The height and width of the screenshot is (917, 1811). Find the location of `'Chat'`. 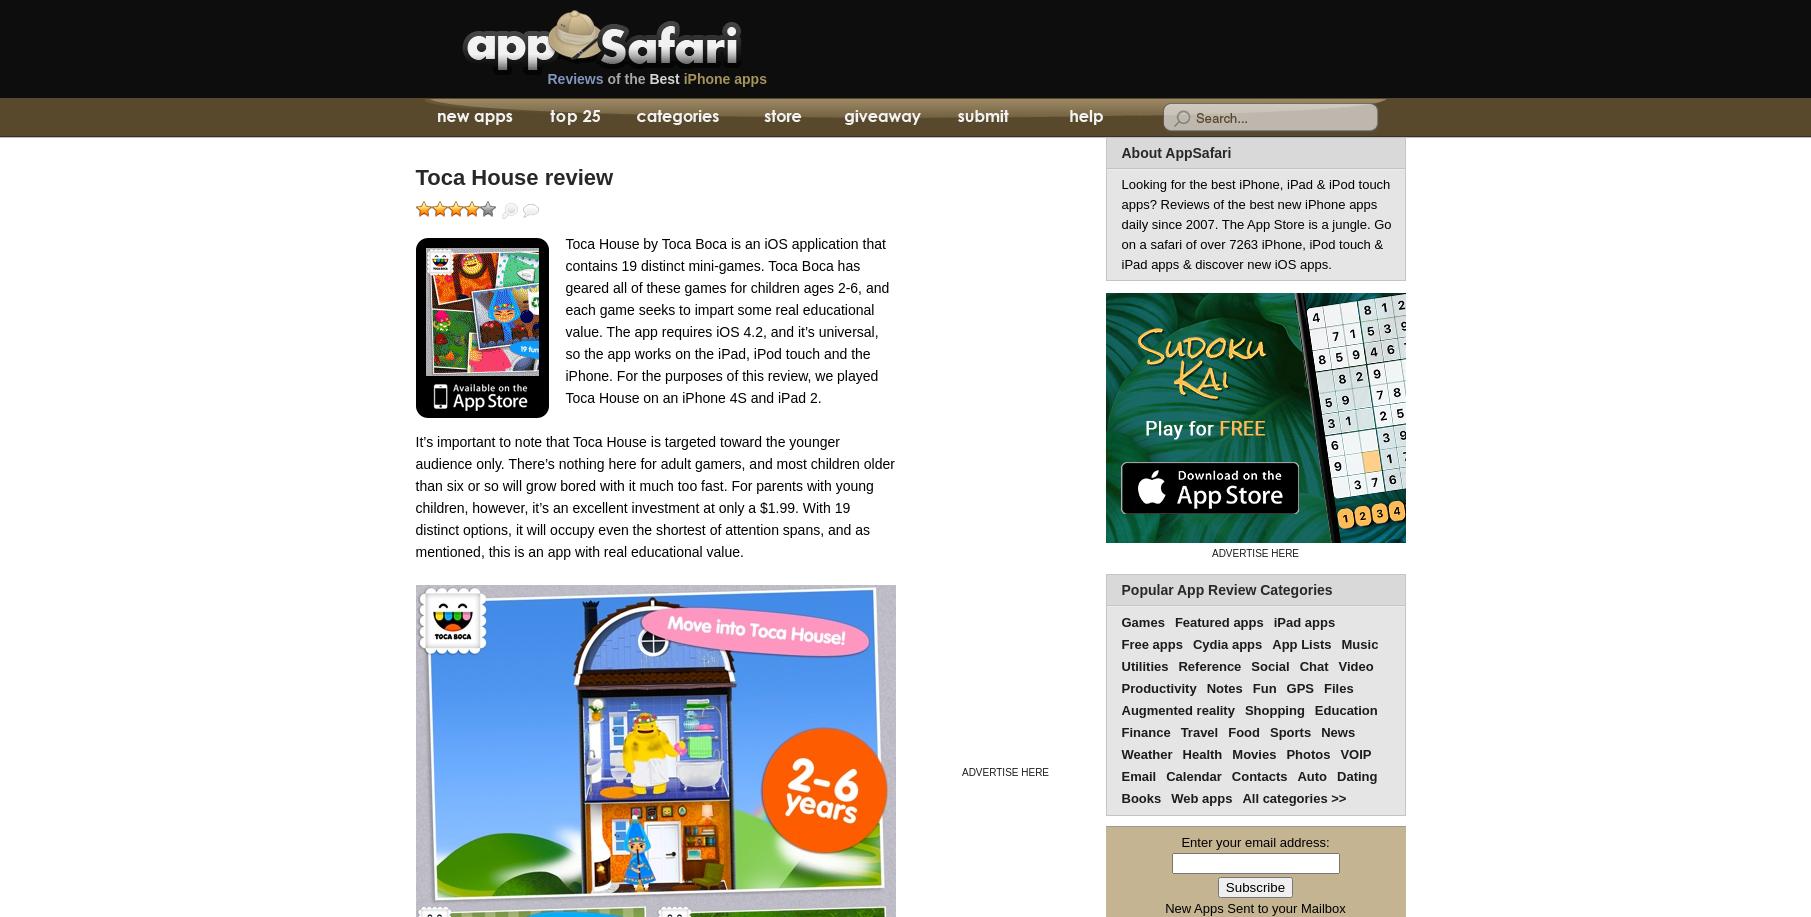

'Chat' is located at coordinates (1312, 666).